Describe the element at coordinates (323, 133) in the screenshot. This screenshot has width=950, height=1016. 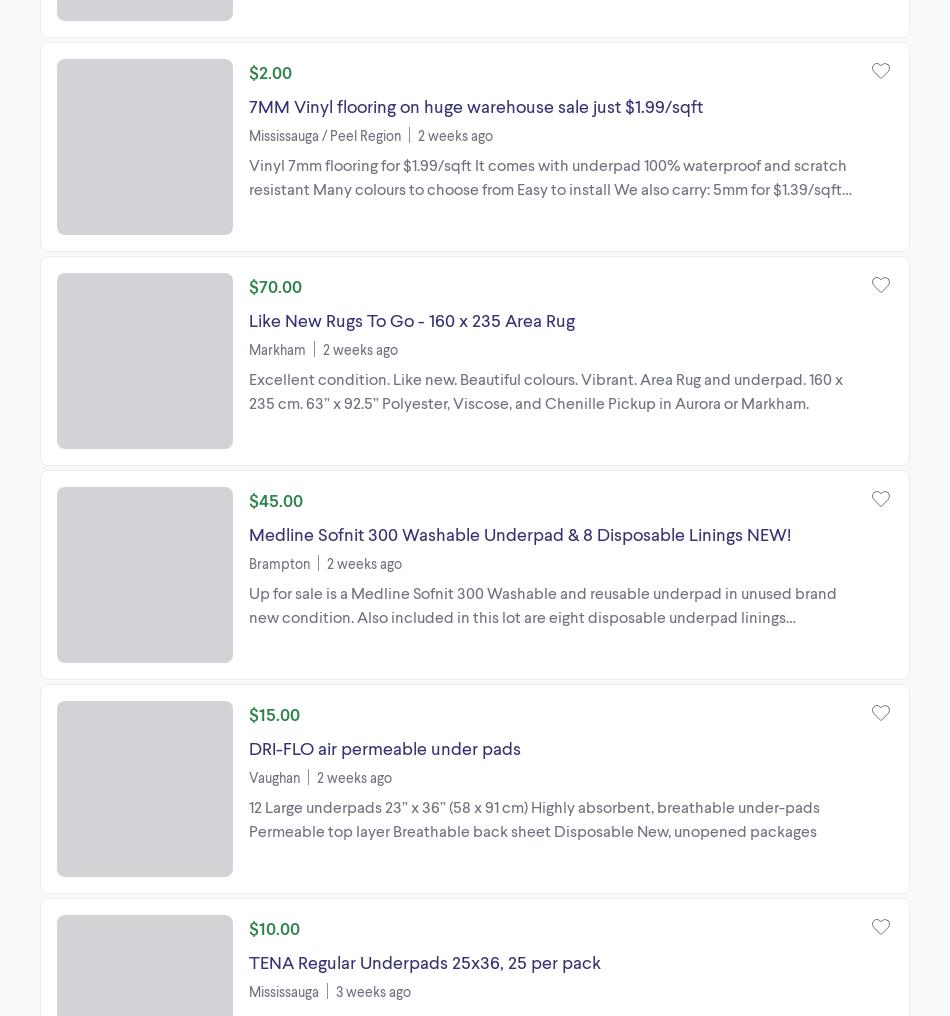
I see `'Mississauga / Peel Region'` at that location.